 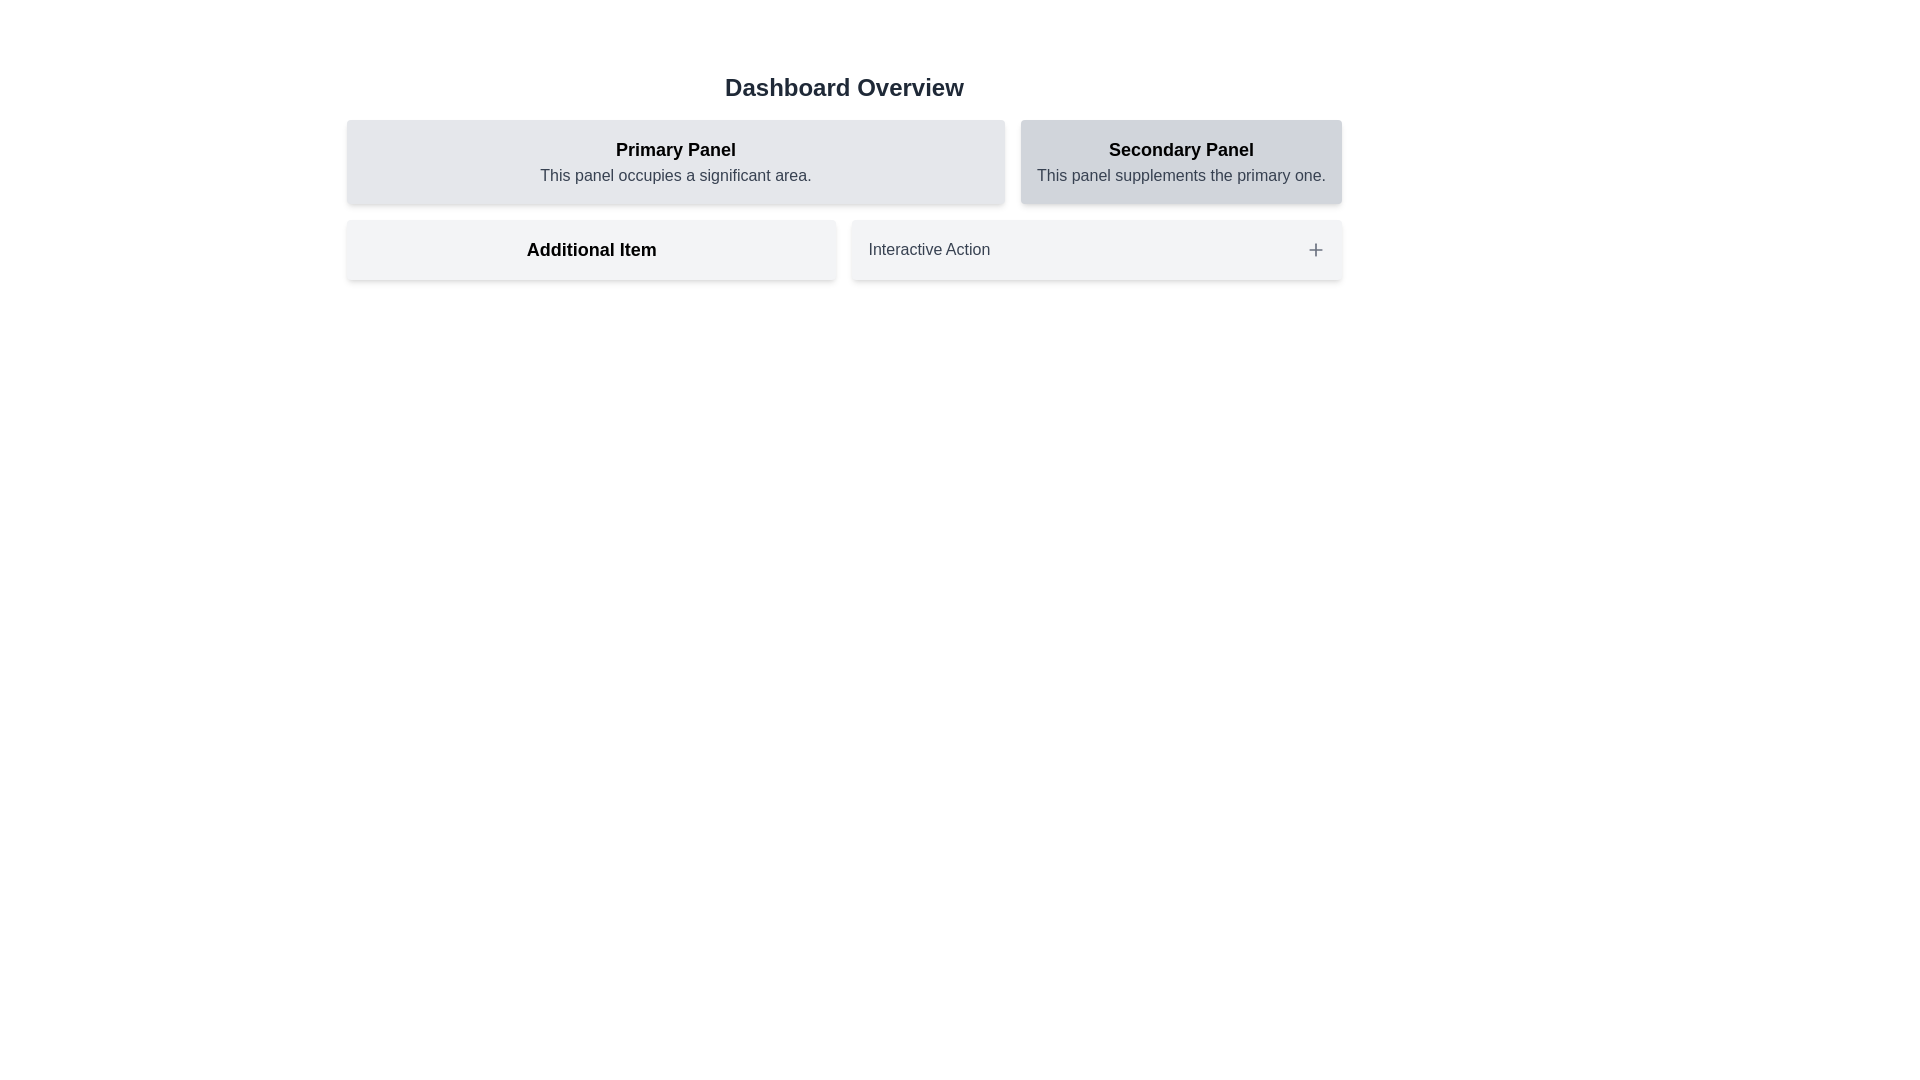 I want to click on the text label displaying 'This panel occupies a significant area.' which is located directly below the 'Primary Panel' header, so click(x=676, y=175).